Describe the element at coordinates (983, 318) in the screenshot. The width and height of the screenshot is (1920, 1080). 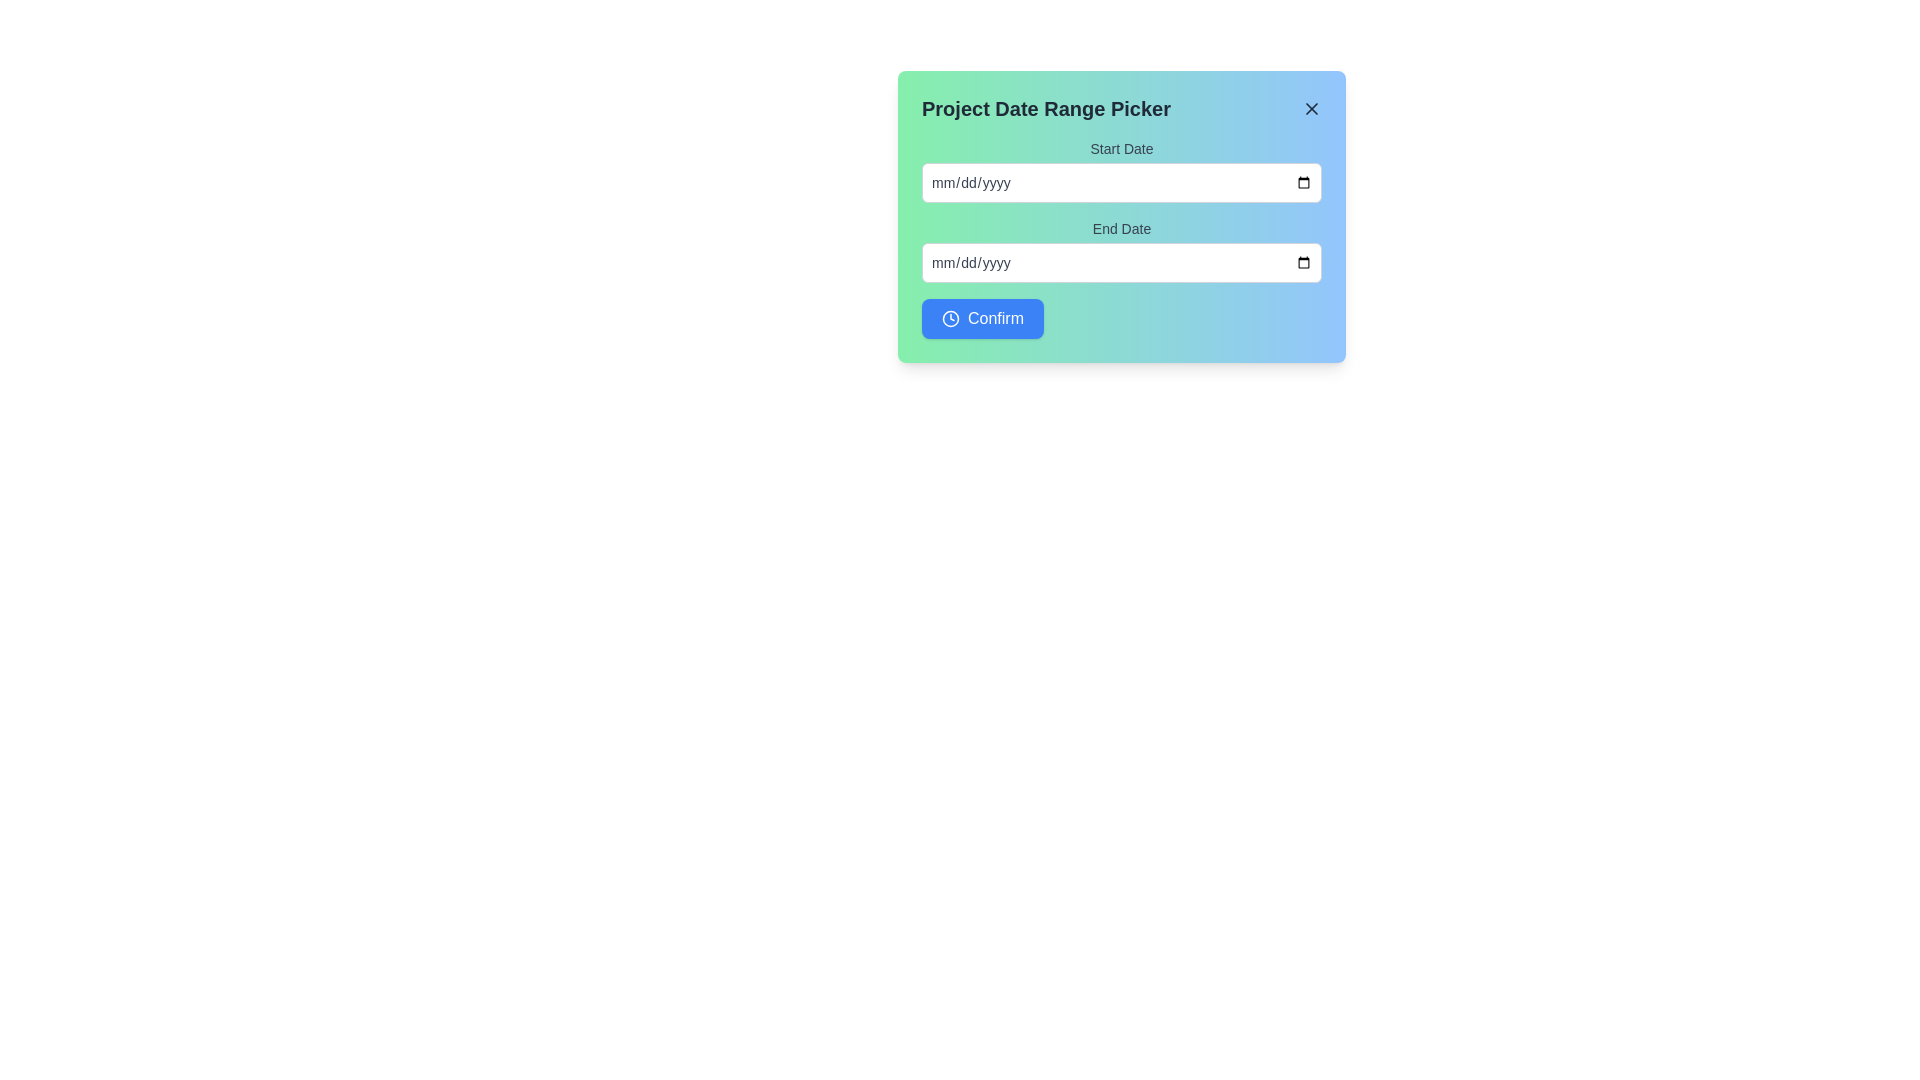
I see `the confirmation button located in the modal dialog titled 'Project Date Range Picker', positioned below the 'End Date' input field in the bottom-left corner` at that location.